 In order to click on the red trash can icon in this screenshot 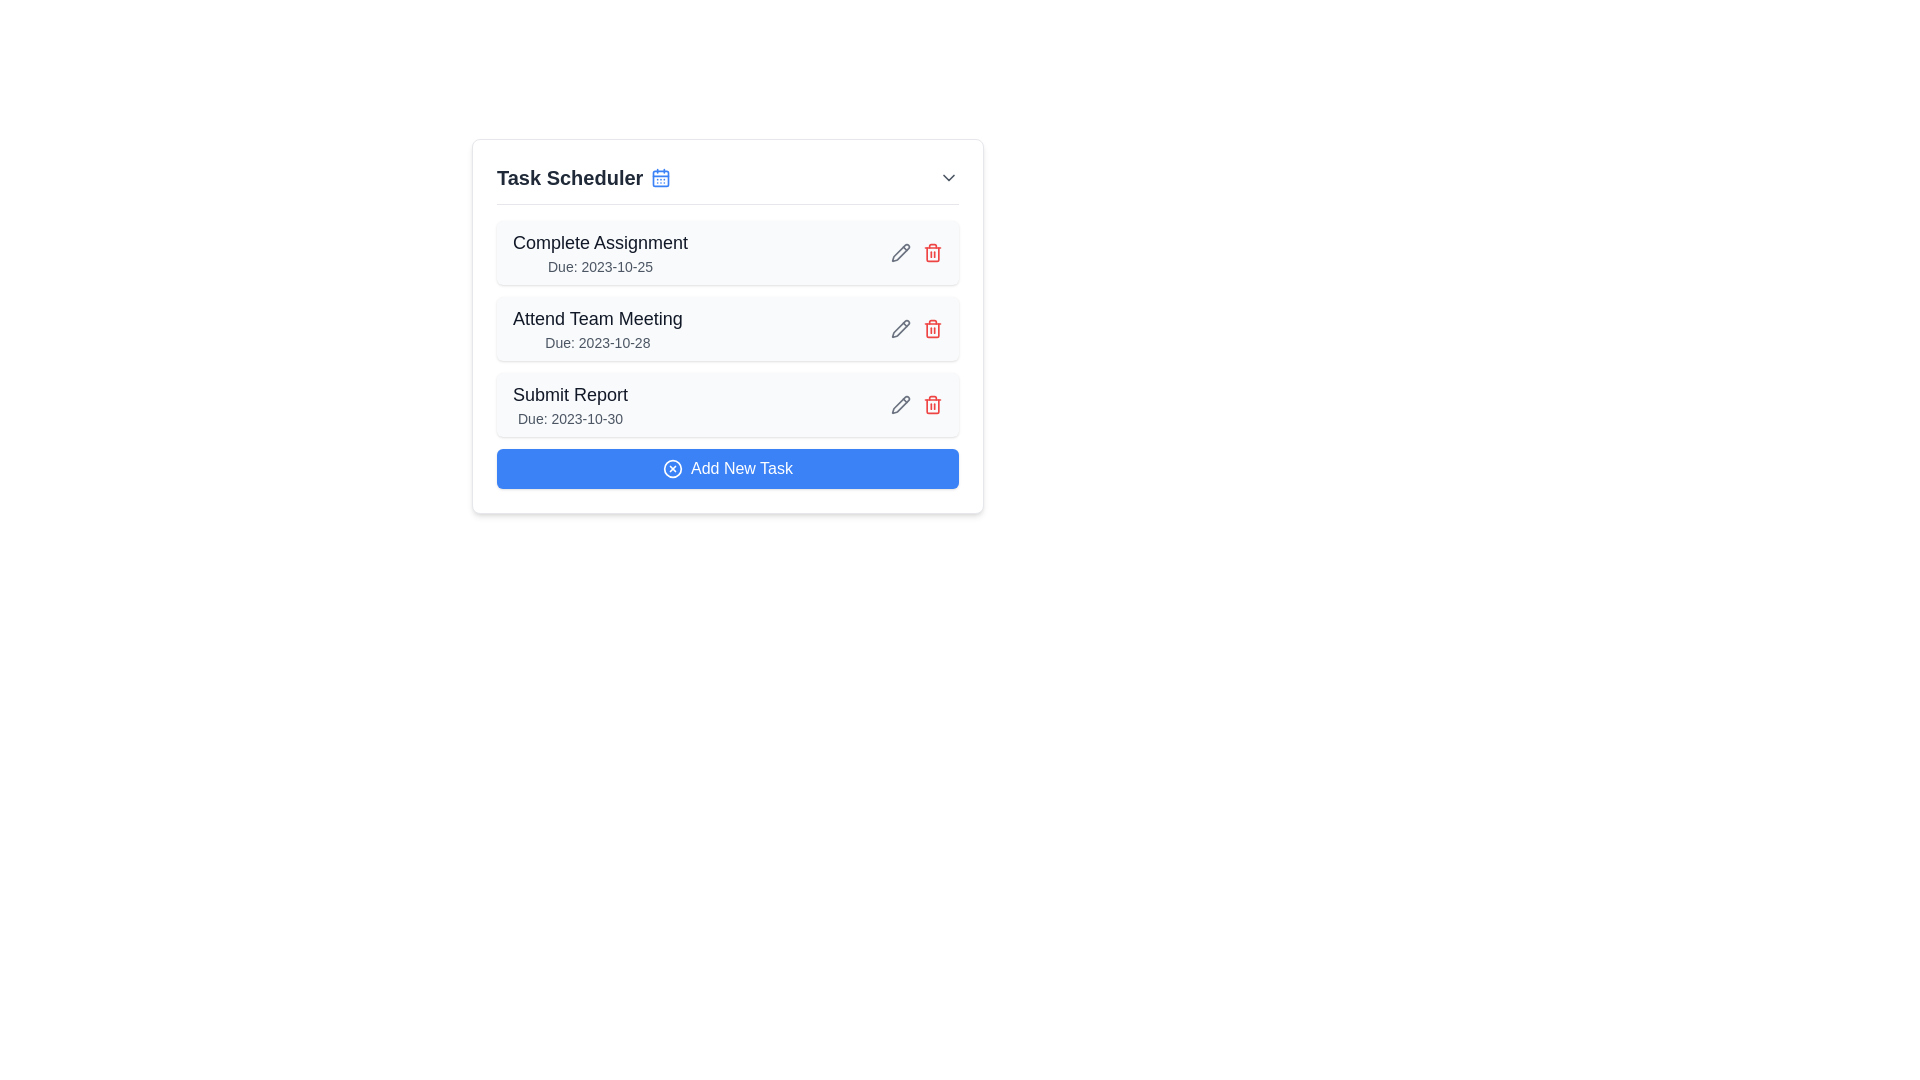, I will do `click(931, 405)`.